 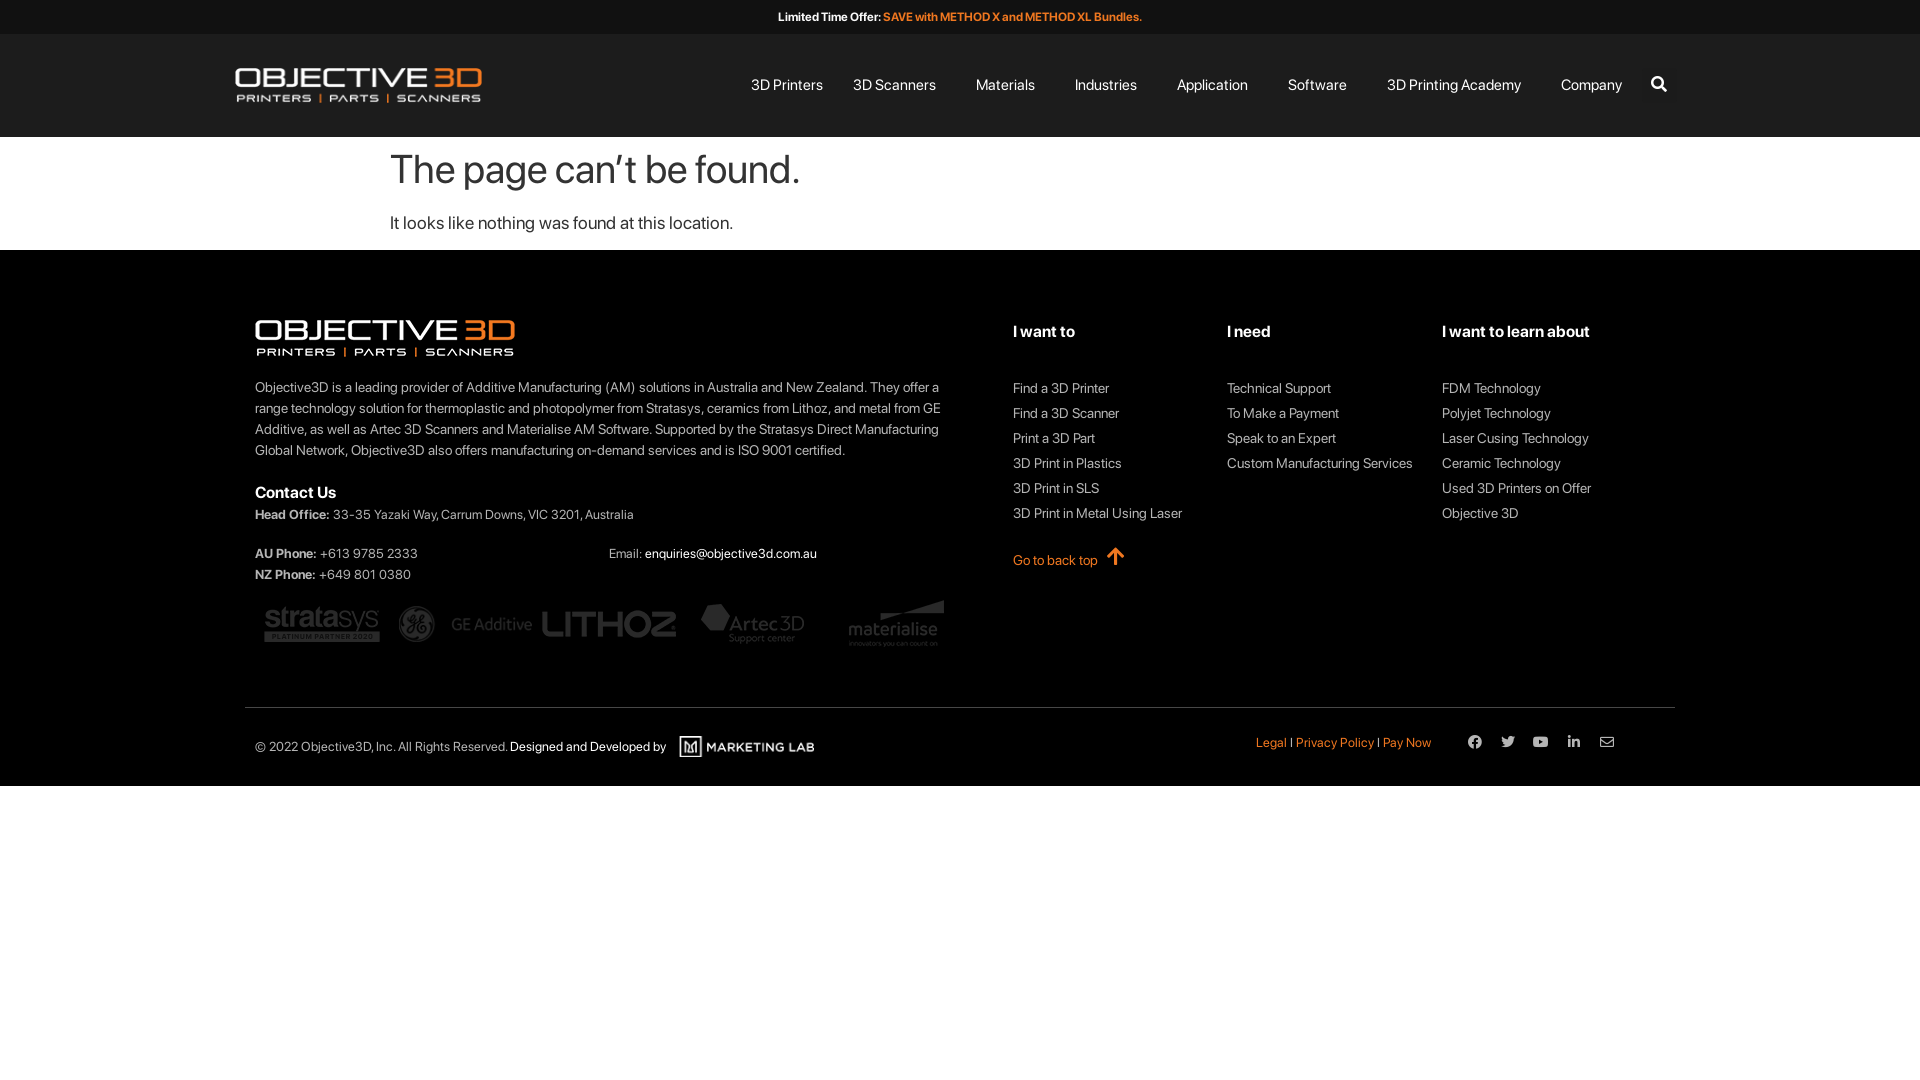 I want to click on 'Industries', so click(x=1103, y=84).